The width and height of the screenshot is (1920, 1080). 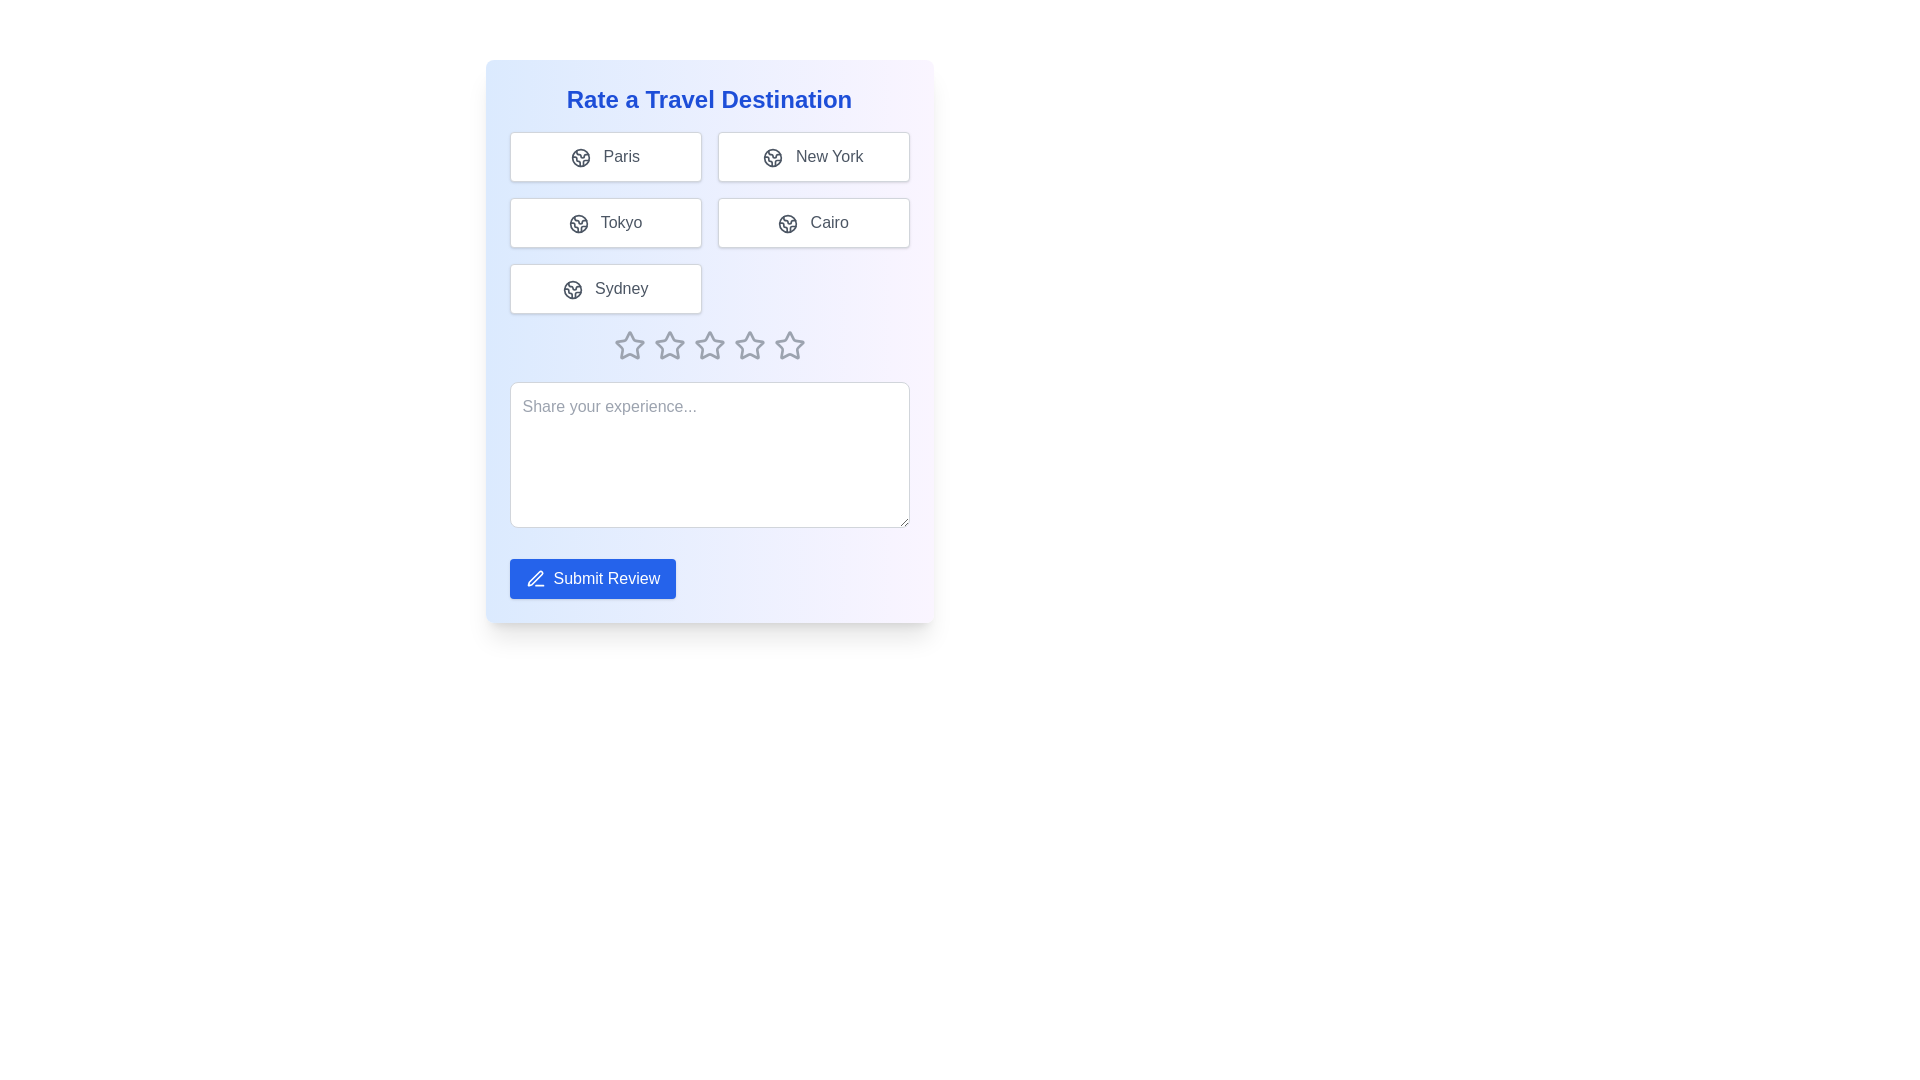 I want to click on the fifth star-shaped icon in the row of rating stars, so click(x=788, y=344).